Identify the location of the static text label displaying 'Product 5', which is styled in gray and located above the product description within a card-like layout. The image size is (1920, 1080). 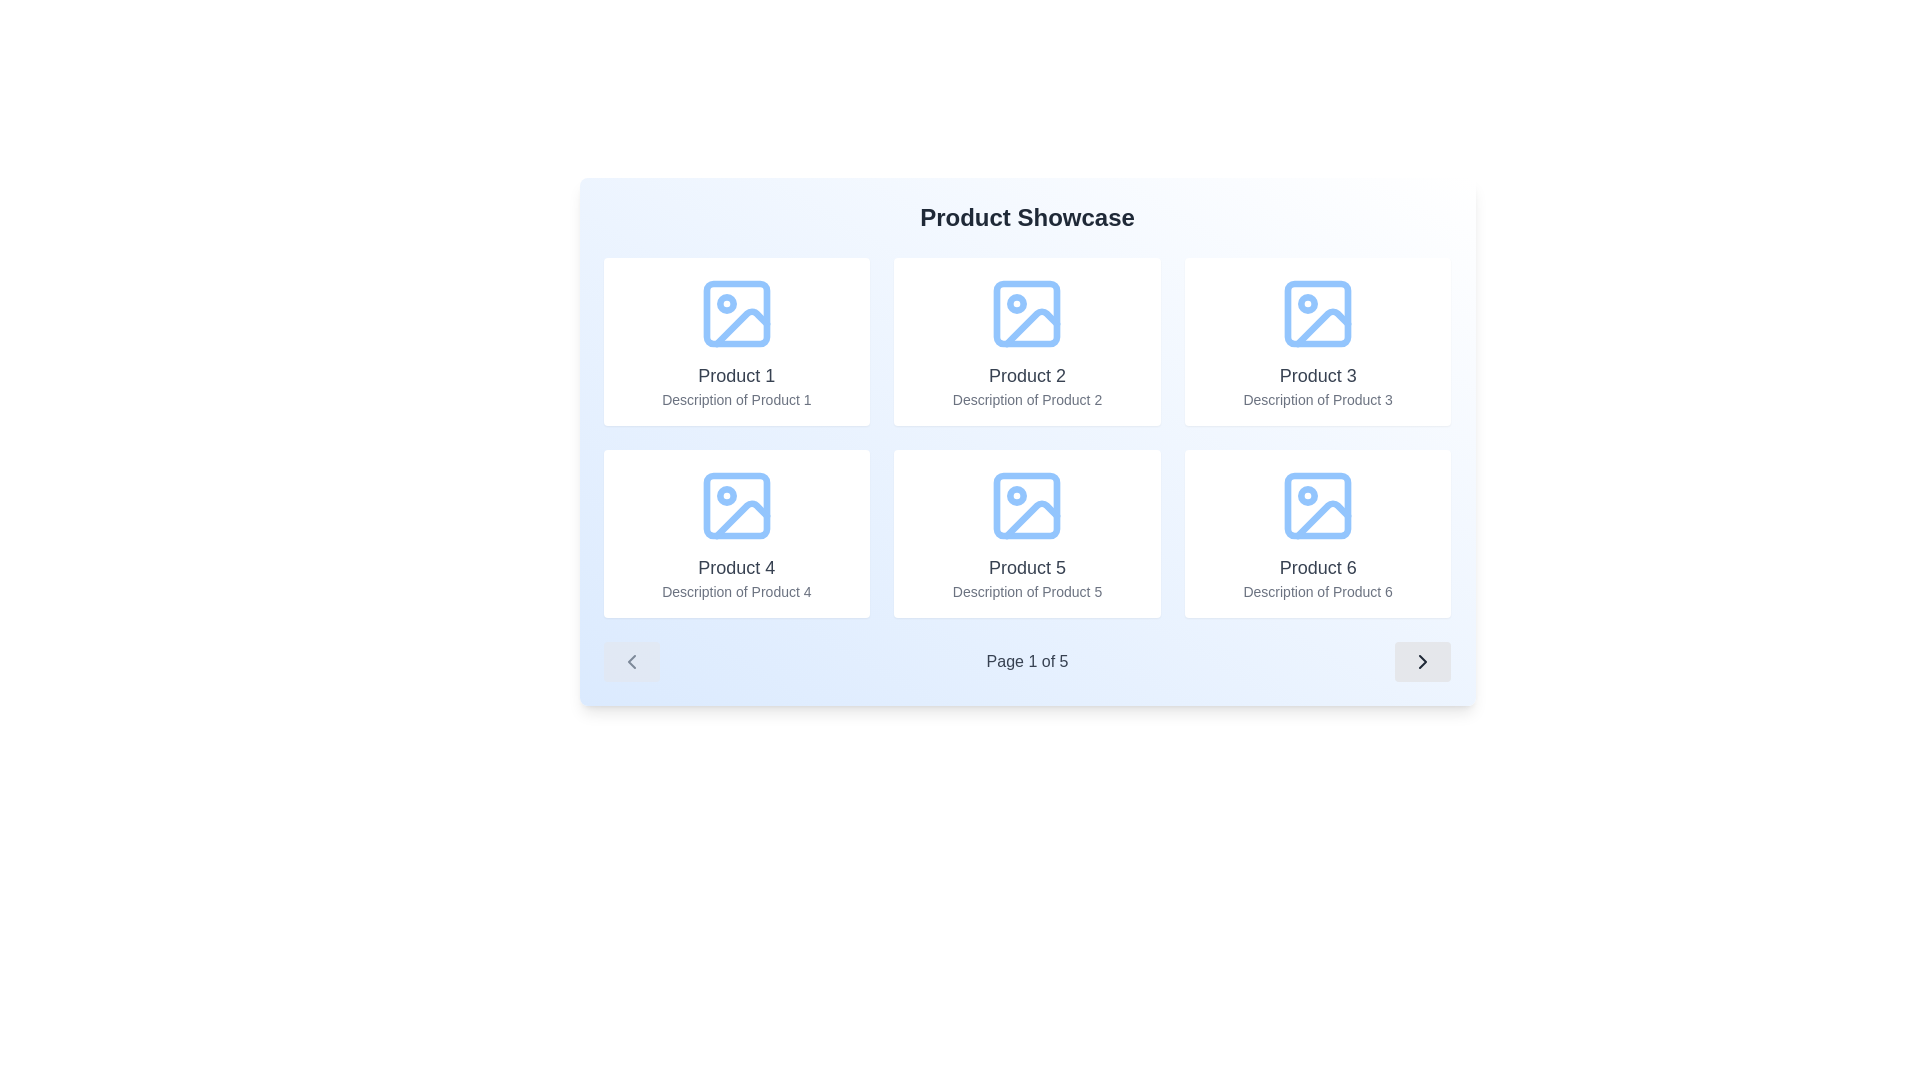
(1027, 567).